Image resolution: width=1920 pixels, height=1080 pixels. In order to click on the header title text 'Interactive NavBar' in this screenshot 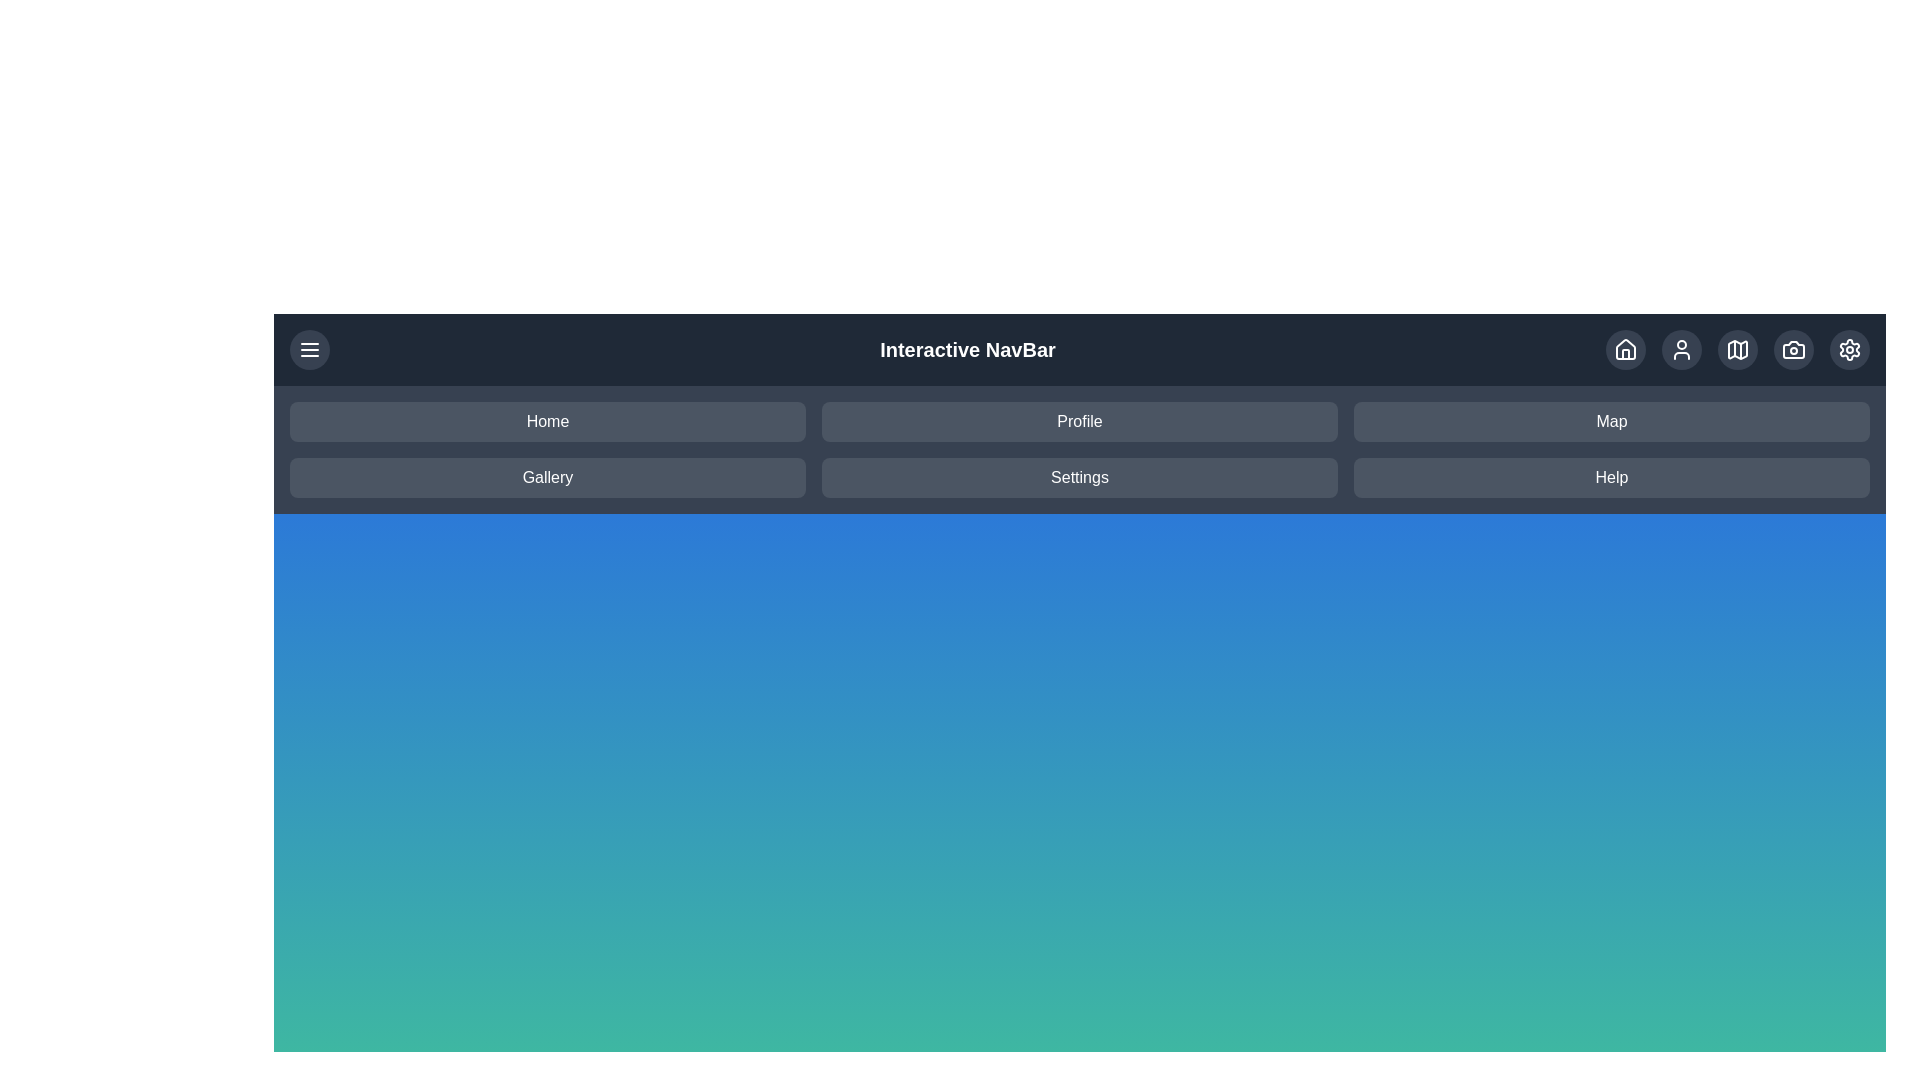, I will do `click(968, 349)`.